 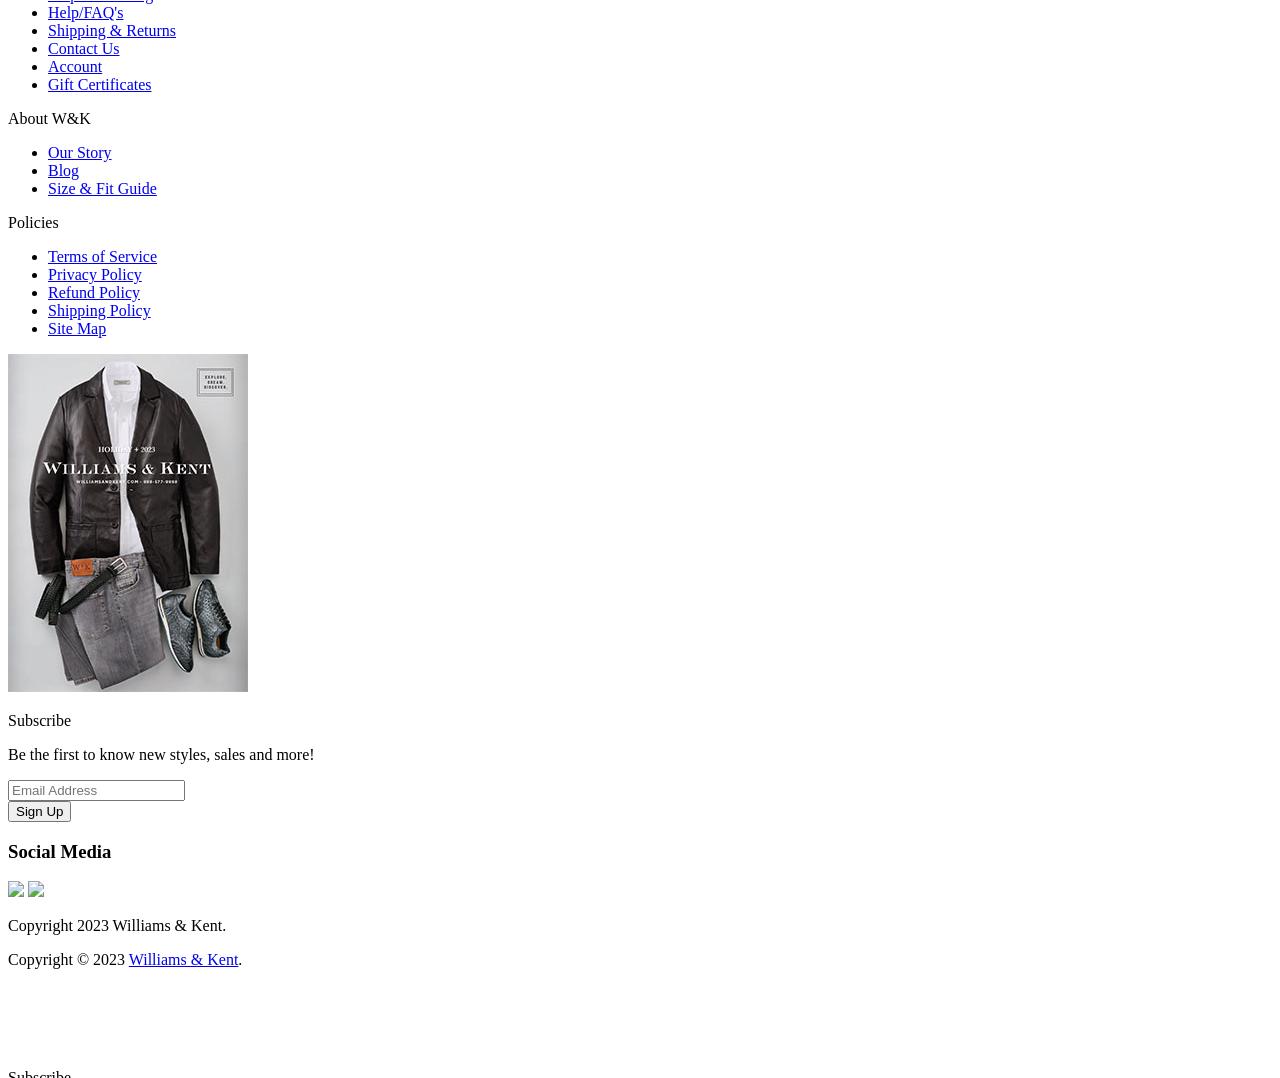 I want to click on 'Privacy Policy', so click(x=48, y=273).